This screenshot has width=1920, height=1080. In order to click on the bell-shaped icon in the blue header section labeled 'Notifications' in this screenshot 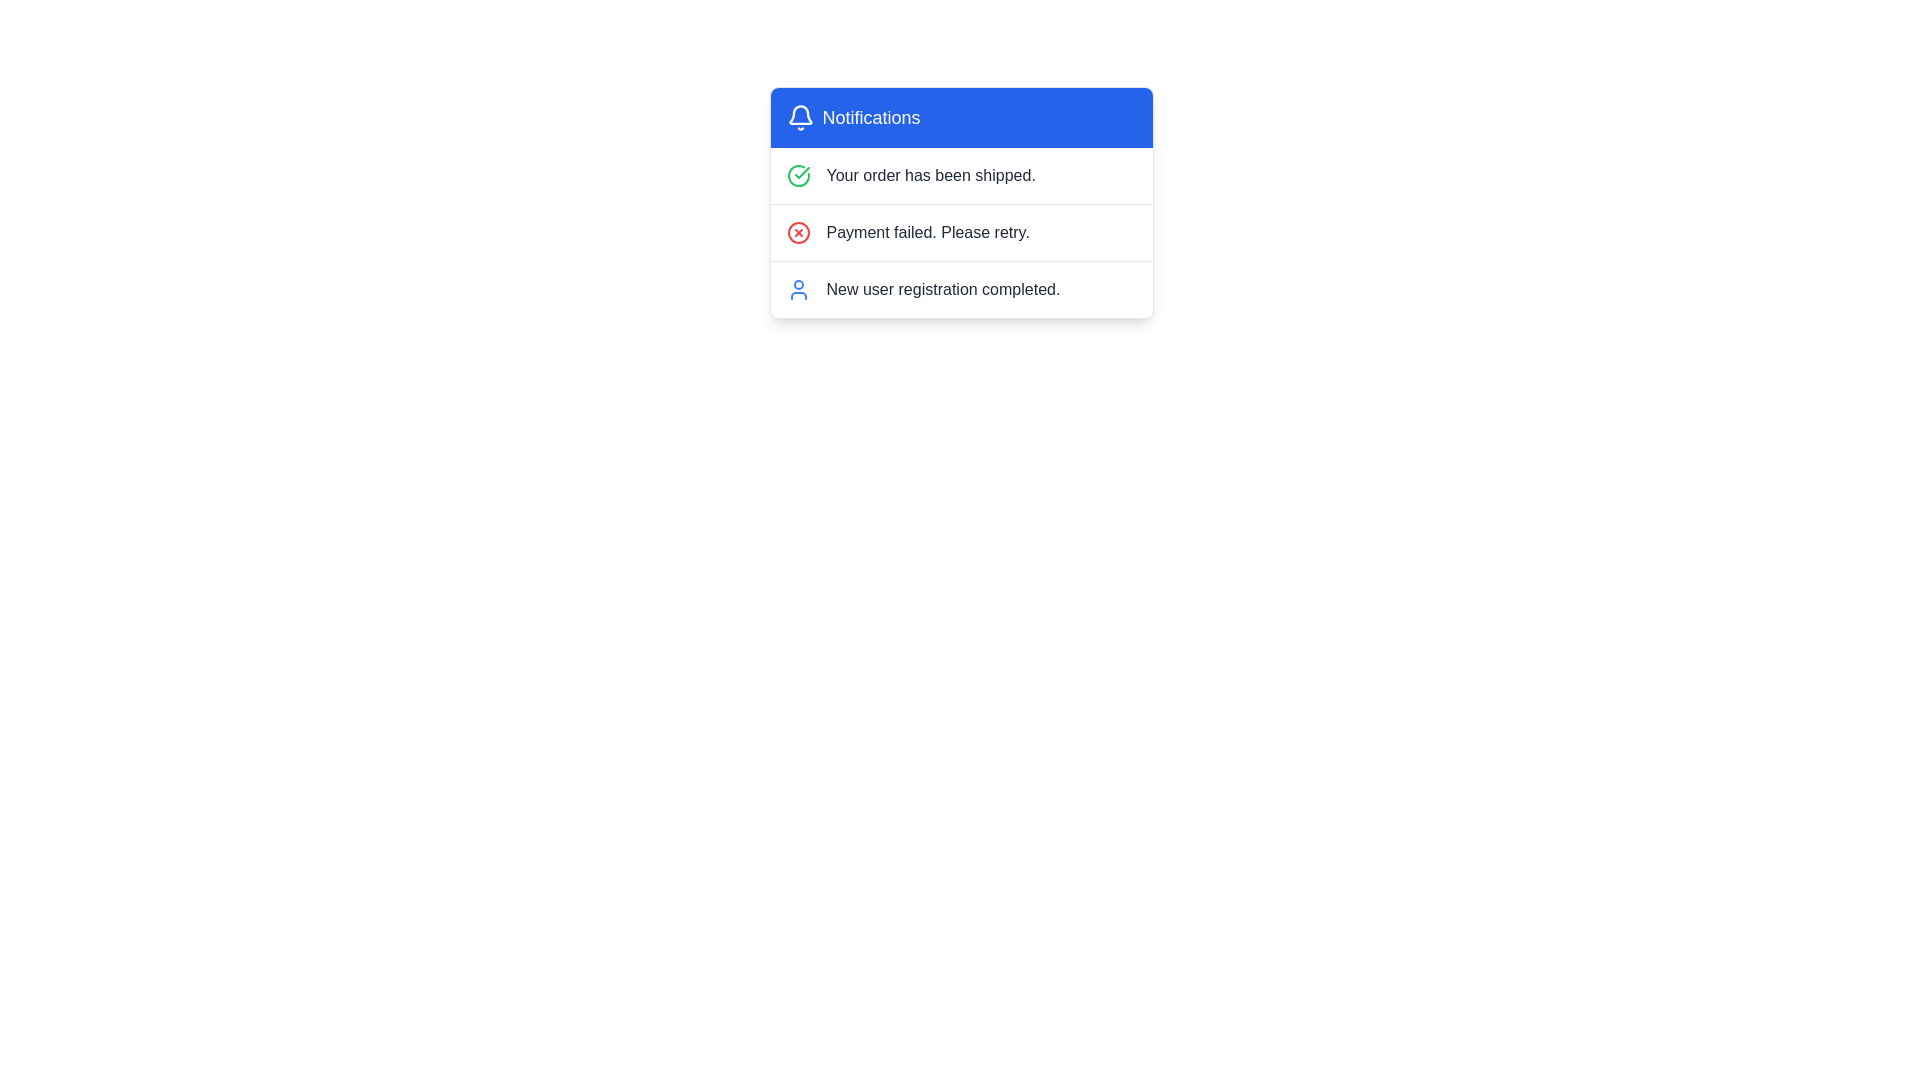, I will do `click(800, 118)`.